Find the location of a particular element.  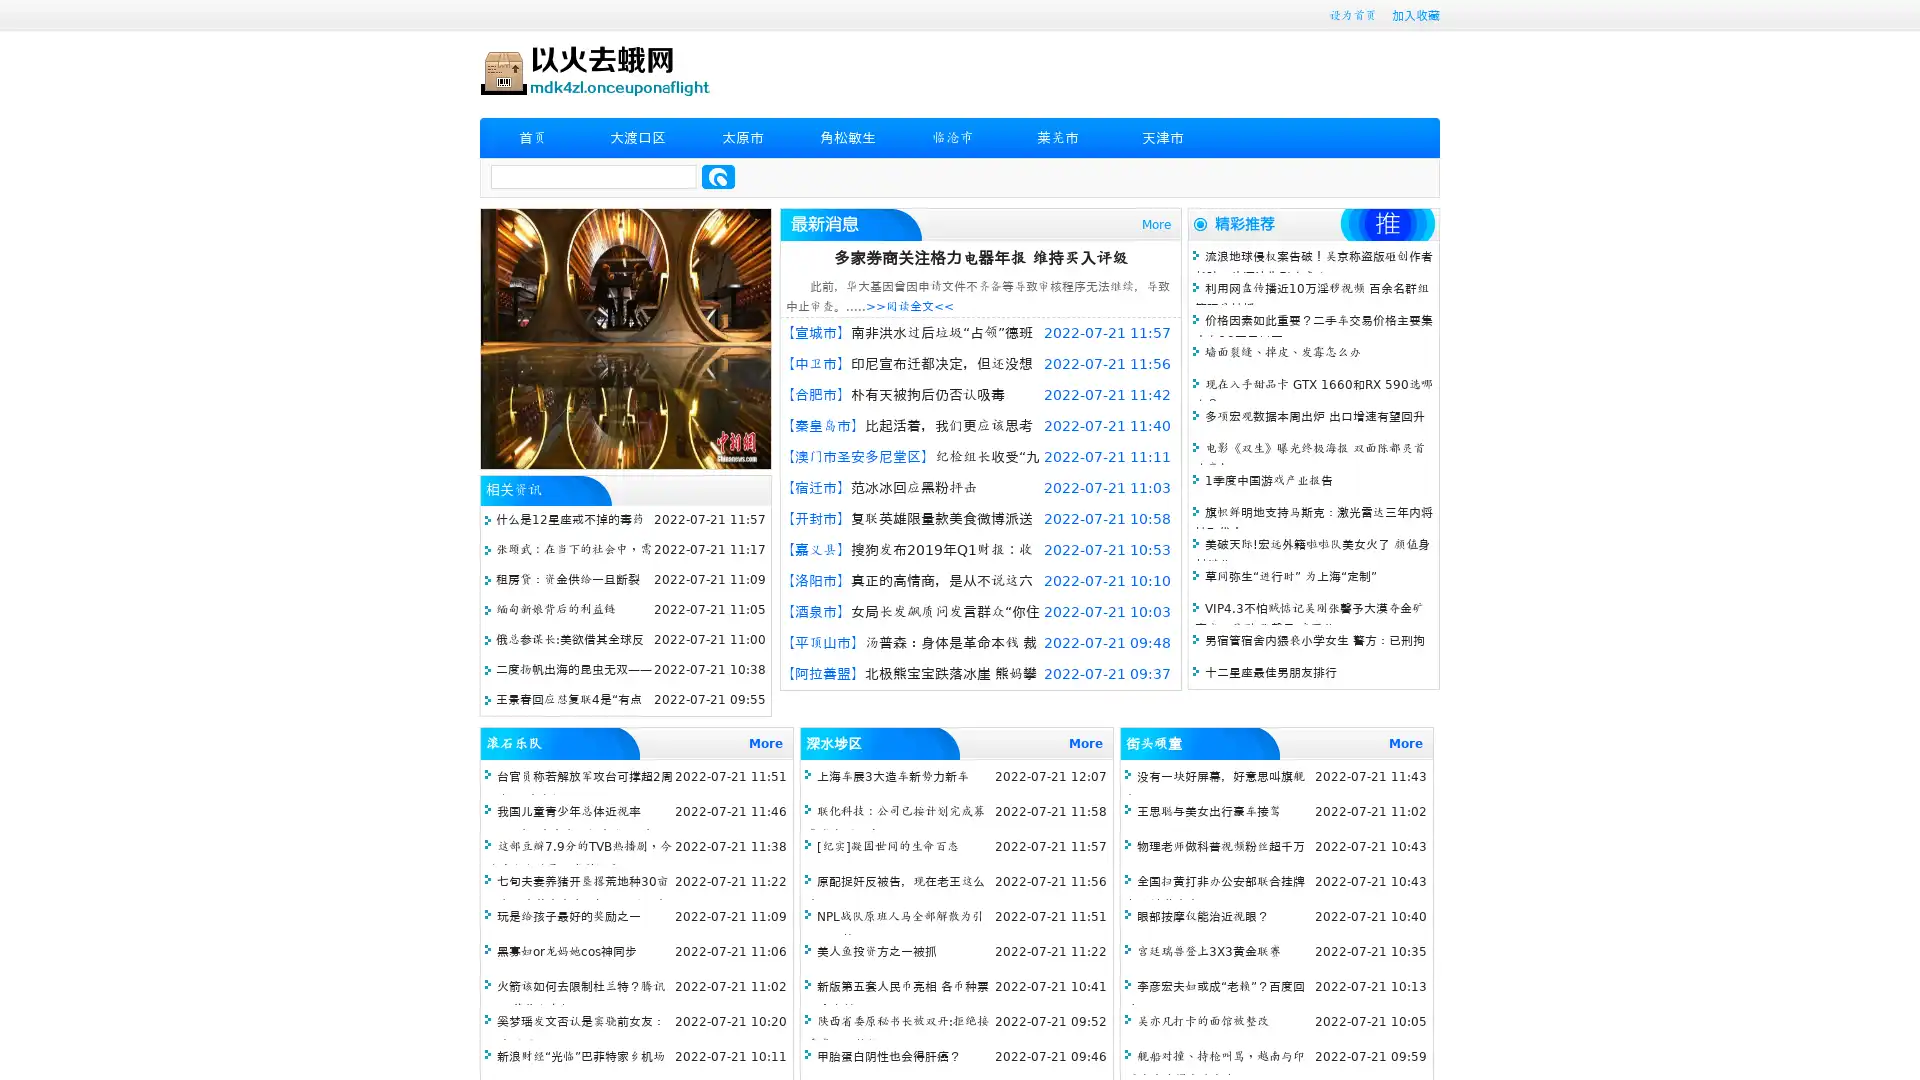

Search is located at coordinates (718, 176).